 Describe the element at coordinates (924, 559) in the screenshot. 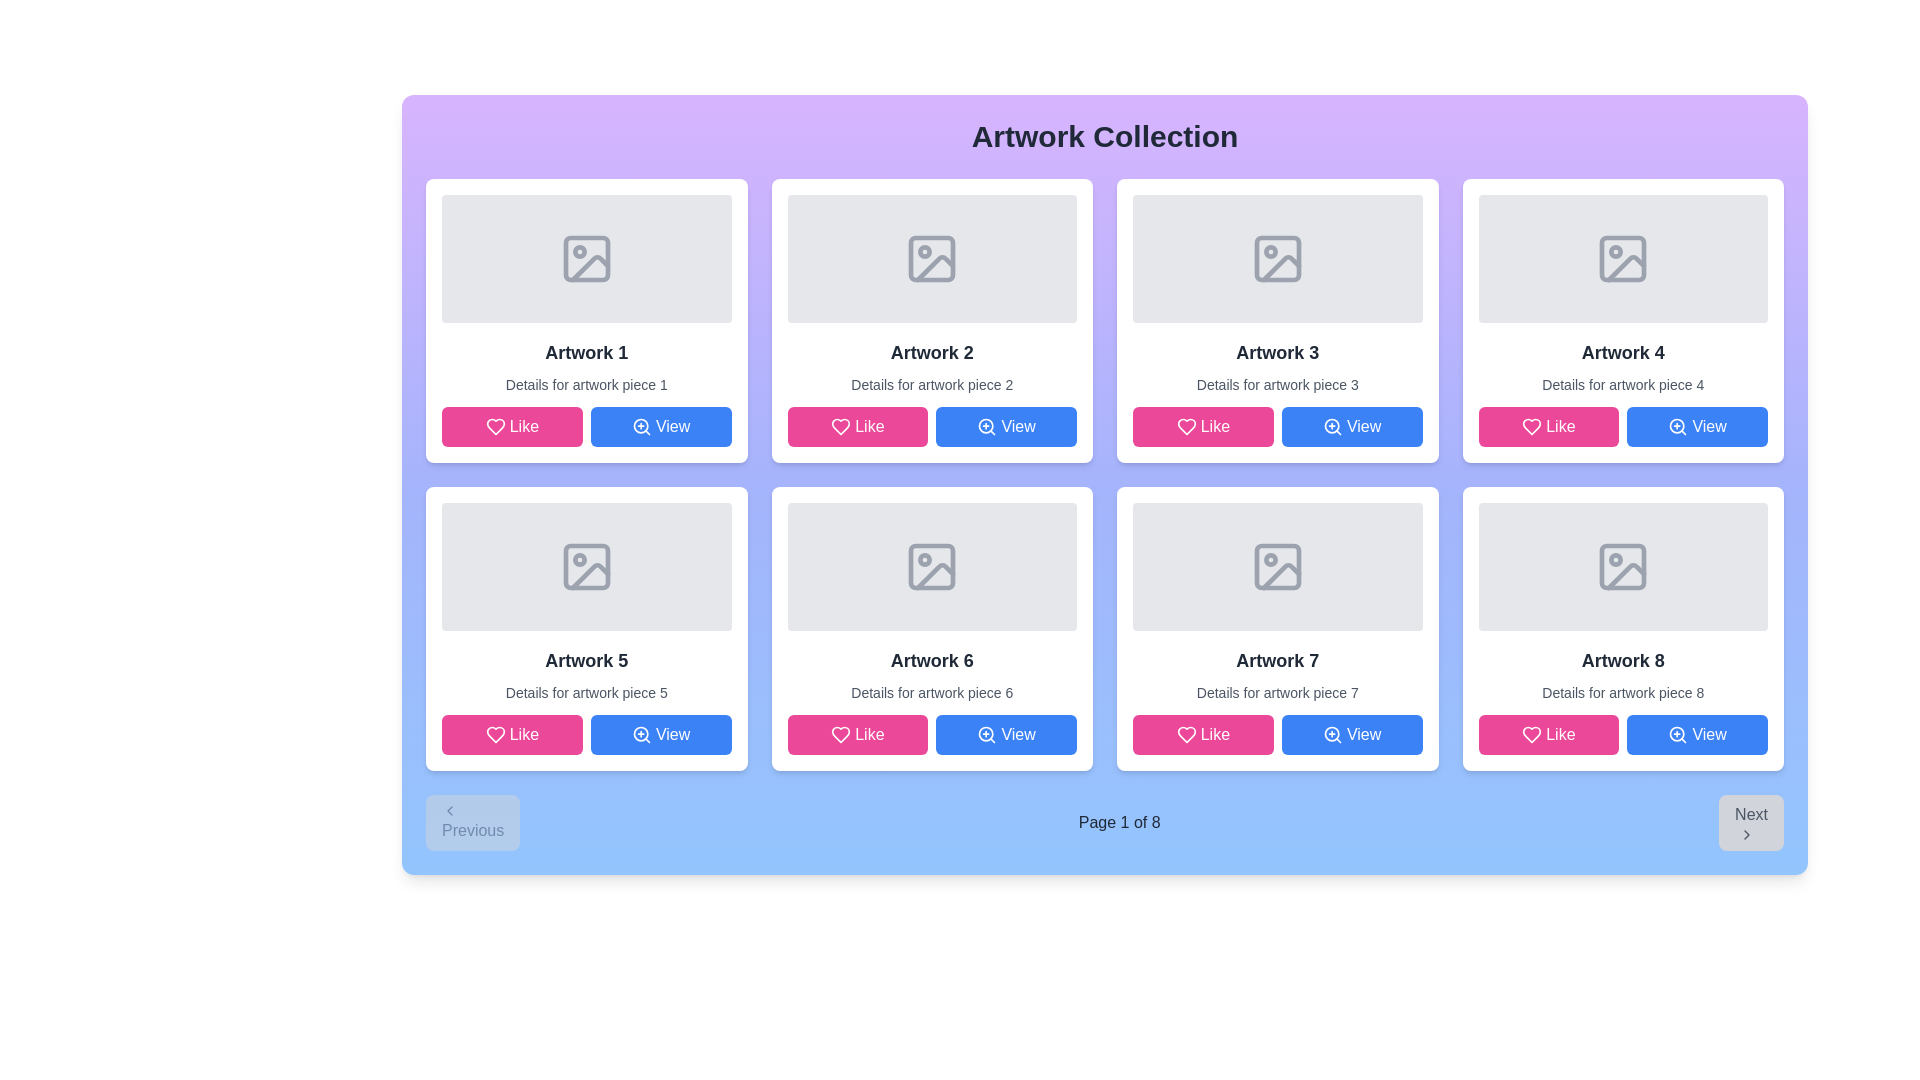

I see `the small circular icon located in the sixth image placeholder of the second row in the grid layout` at that location.